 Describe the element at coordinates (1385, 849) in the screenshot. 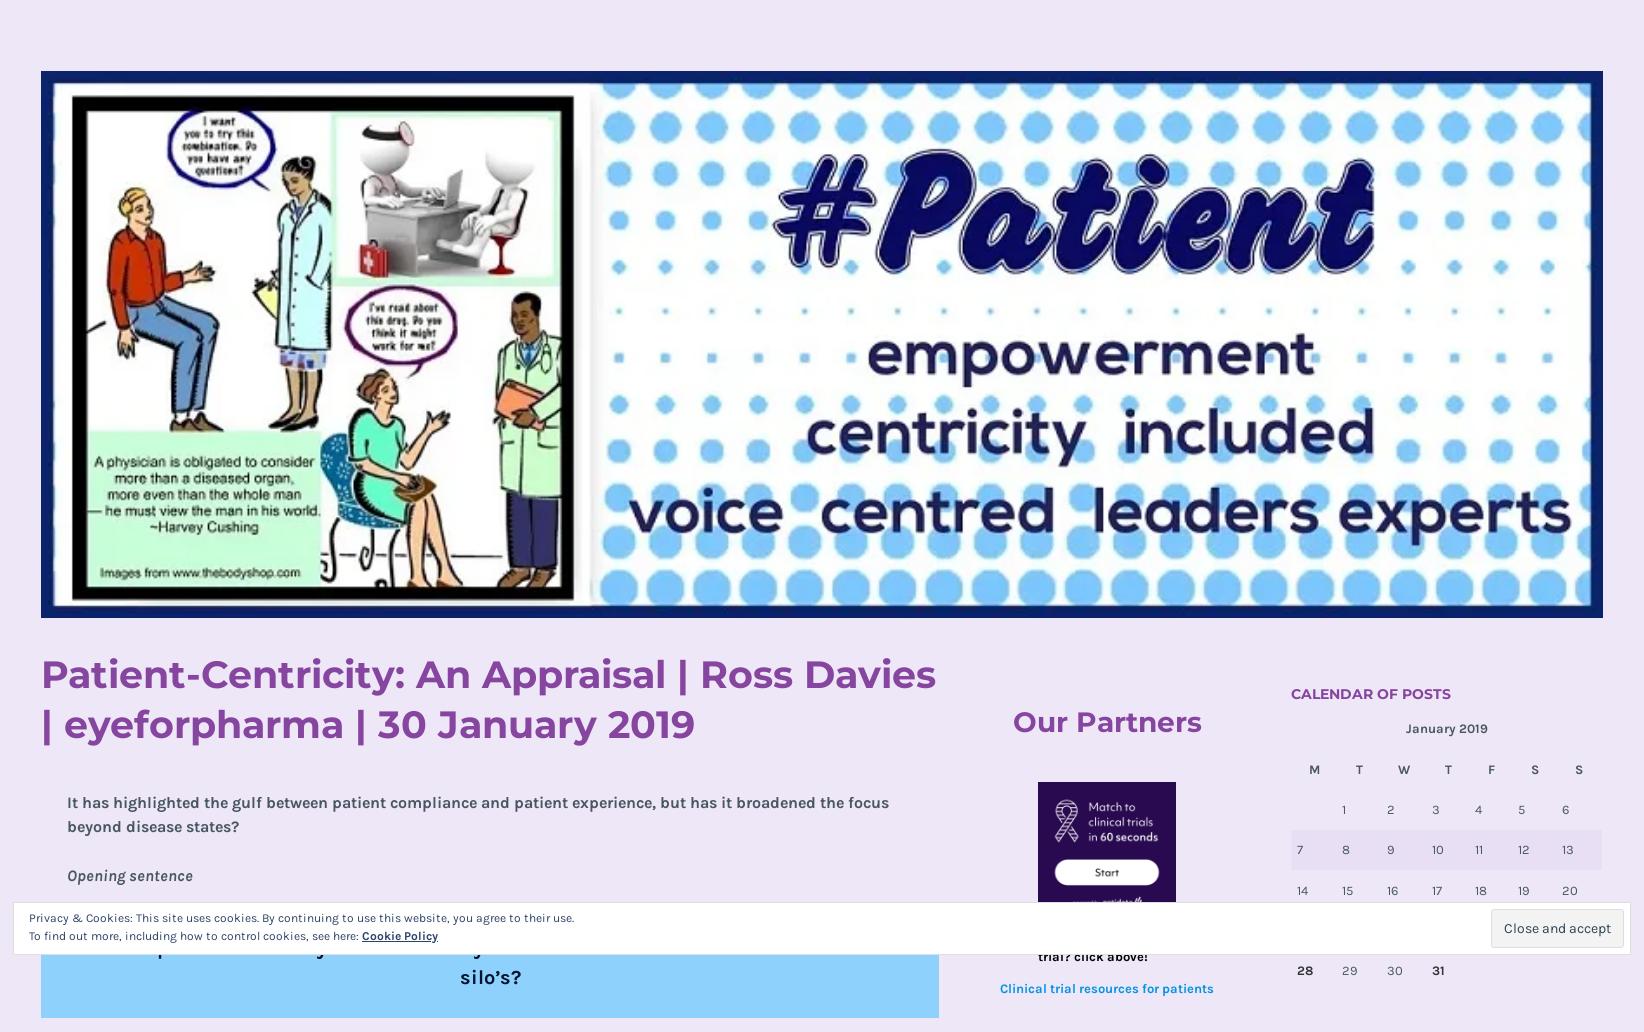

I see `'9'` at that location.